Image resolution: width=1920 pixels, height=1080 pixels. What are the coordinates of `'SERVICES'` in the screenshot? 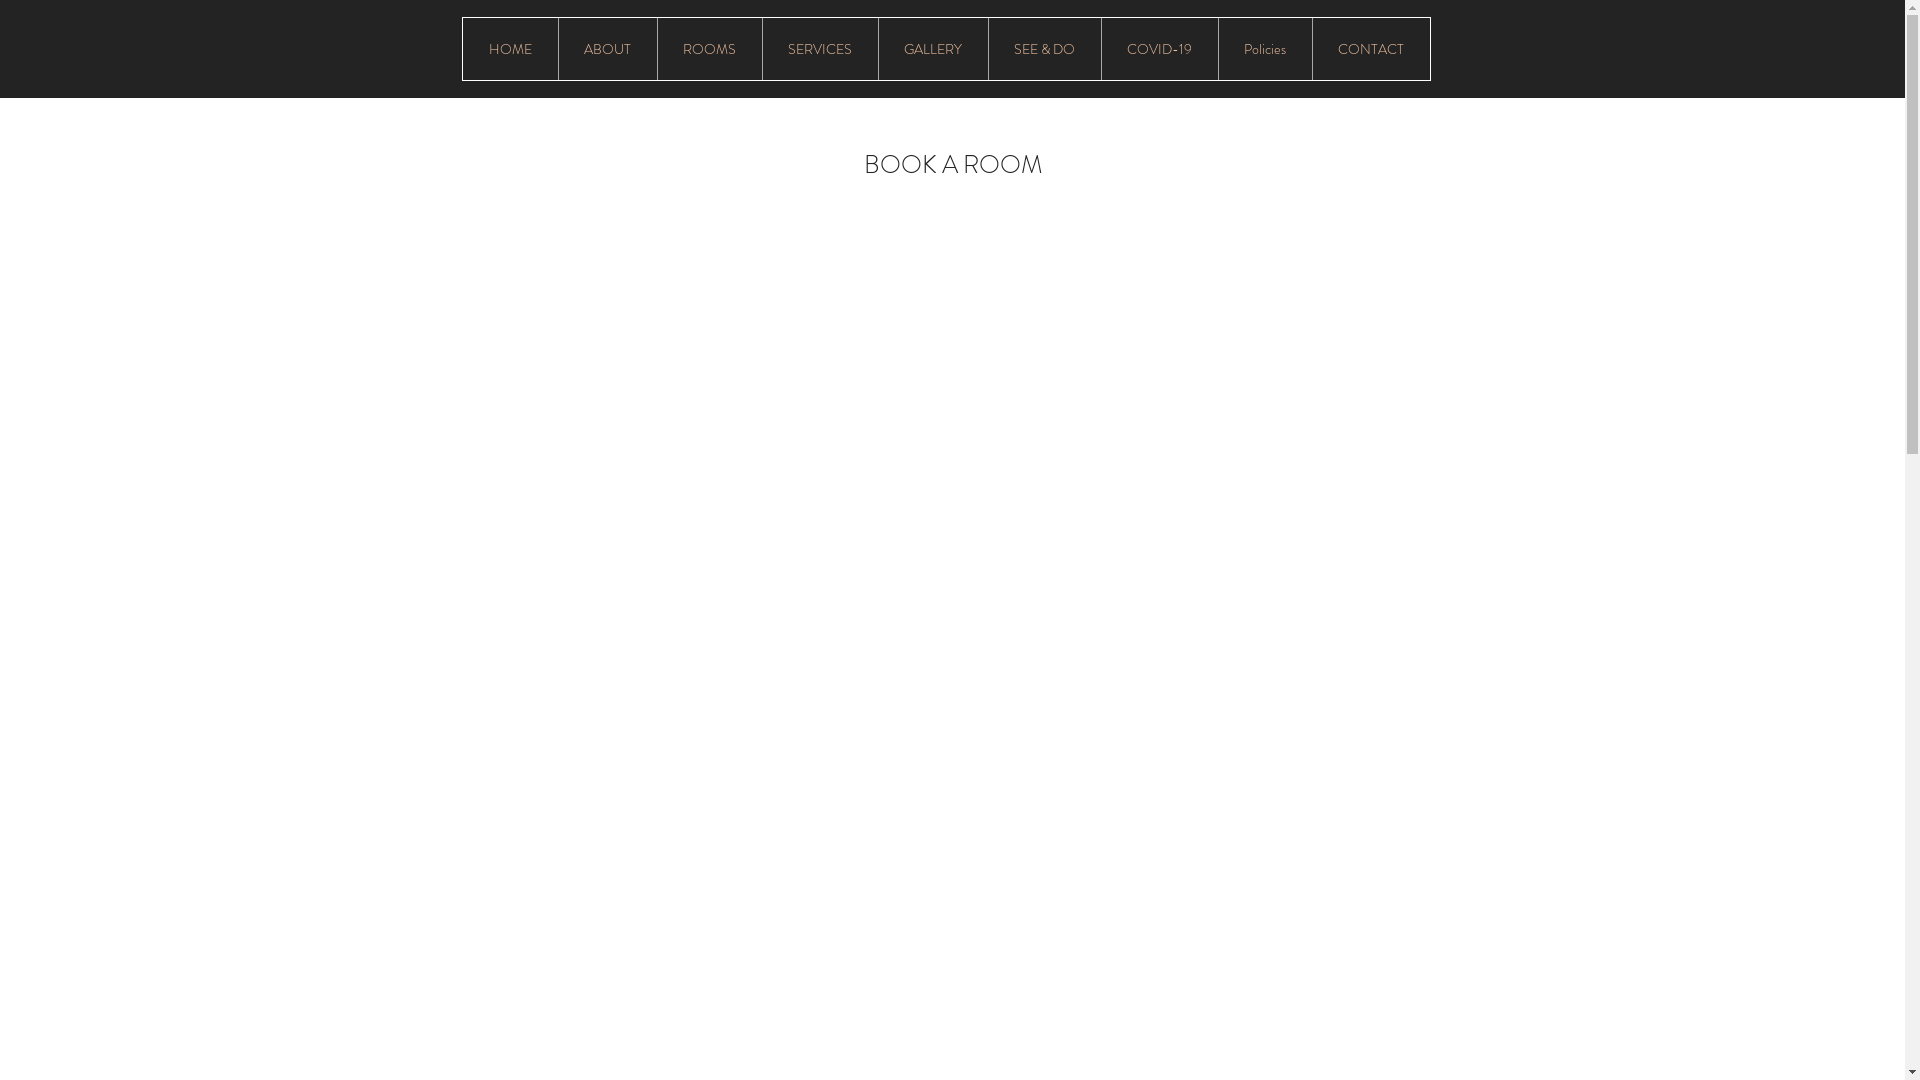 It's located at (820, 48).